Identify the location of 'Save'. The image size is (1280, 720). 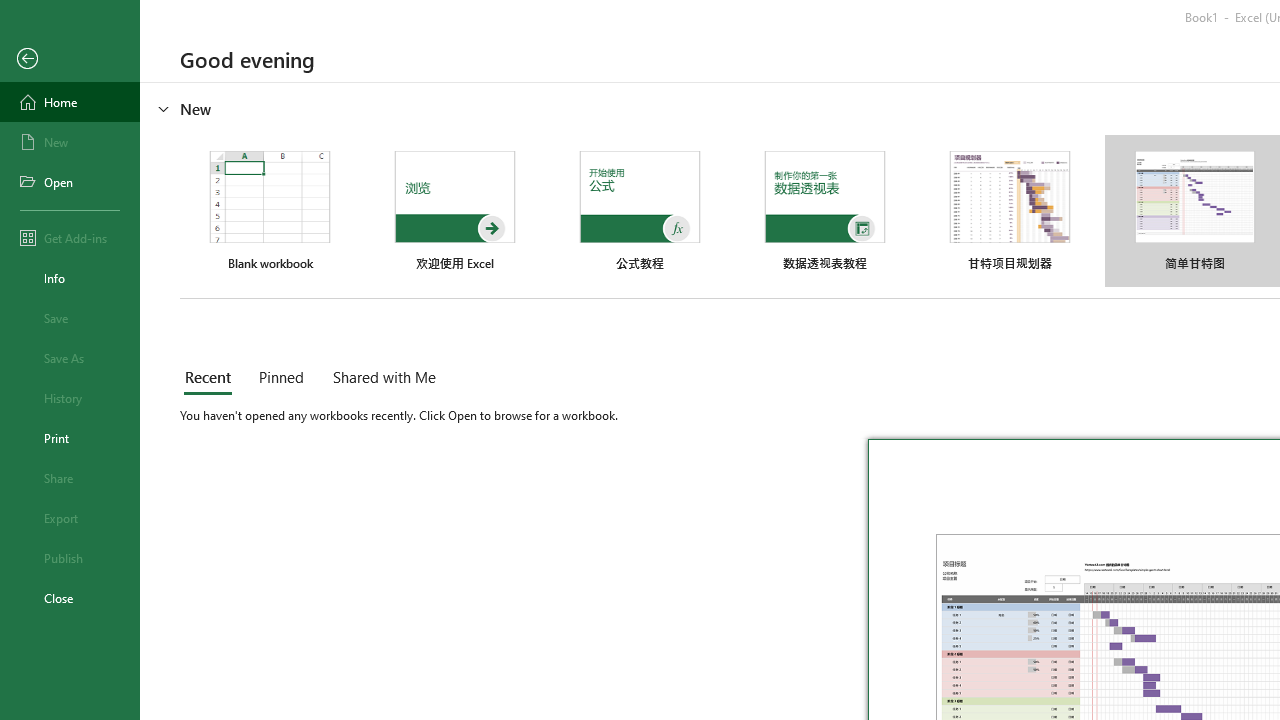
(69, 316).